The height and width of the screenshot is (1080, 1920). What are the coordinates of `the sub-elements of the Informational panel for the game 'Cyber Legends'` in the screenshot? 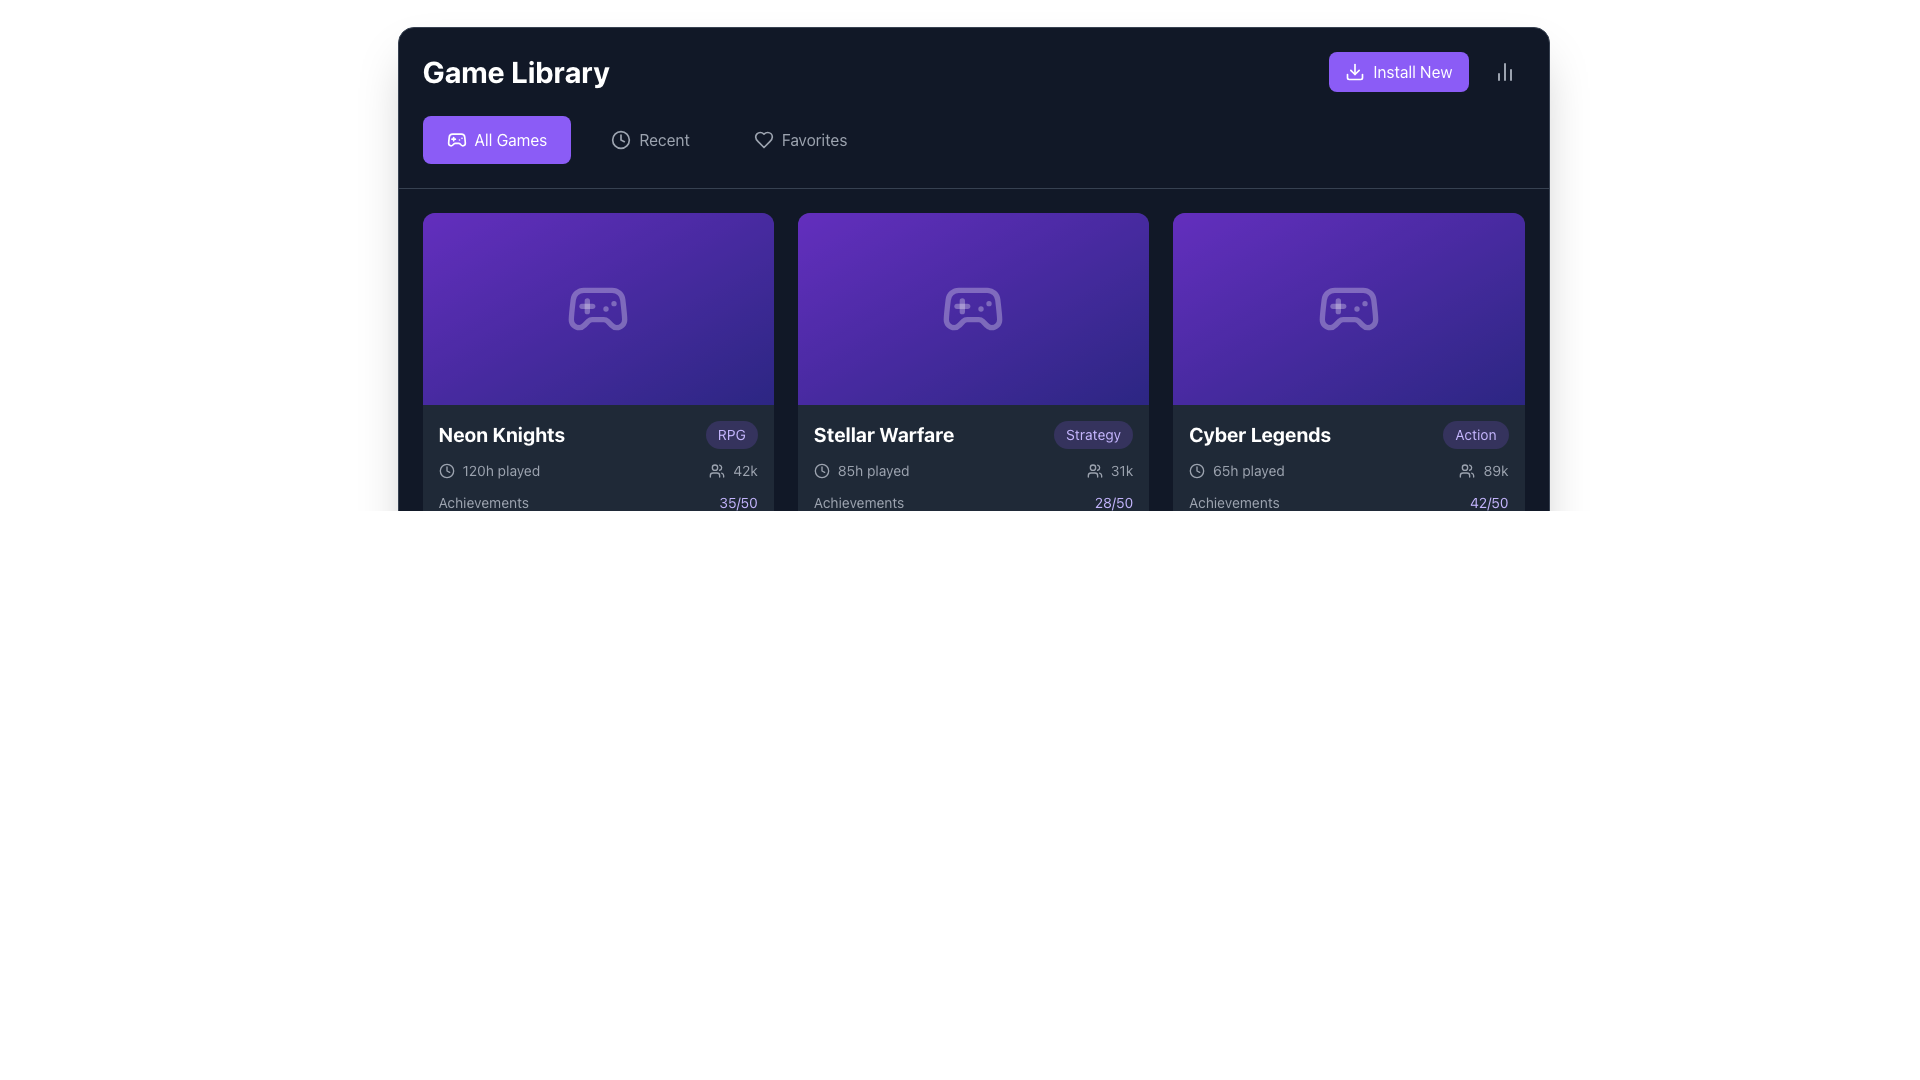 It's located at (1348, 494).